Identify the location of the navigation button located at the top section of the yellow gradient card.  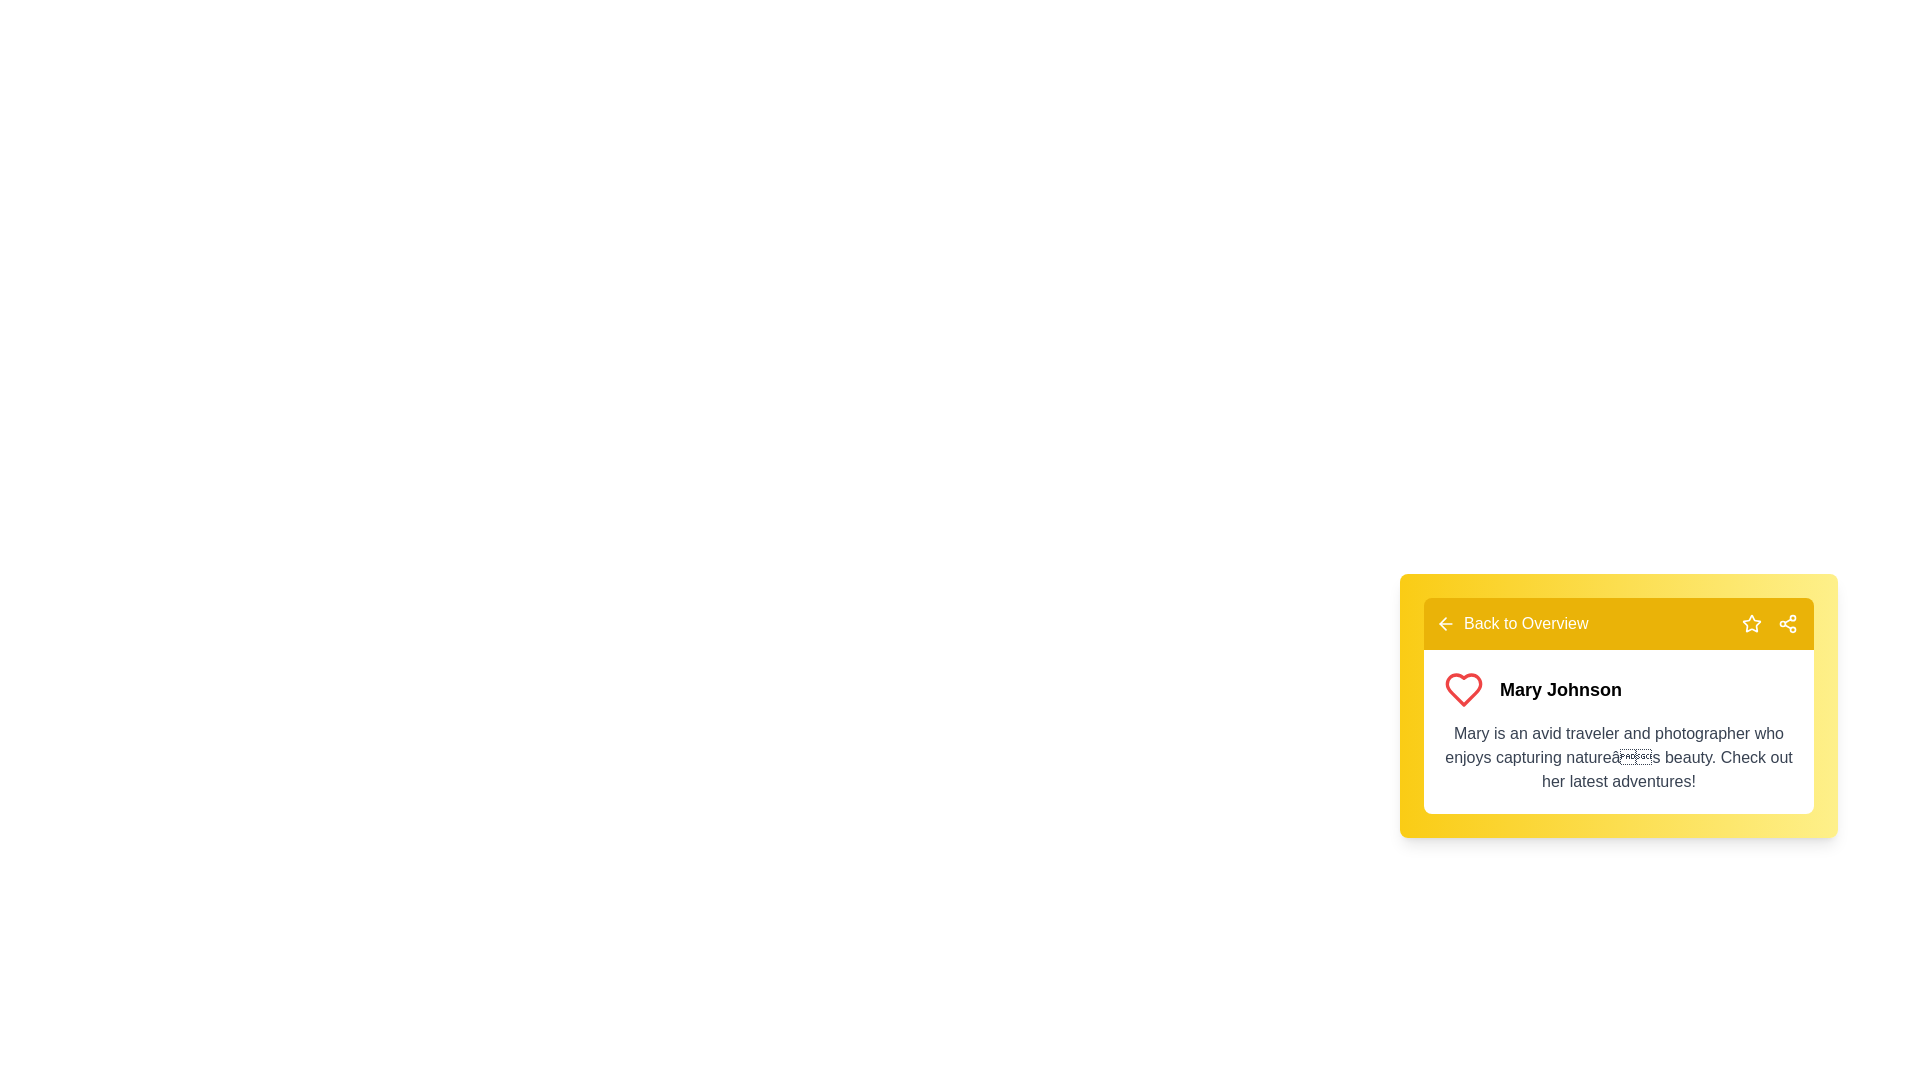
(1618, 623).